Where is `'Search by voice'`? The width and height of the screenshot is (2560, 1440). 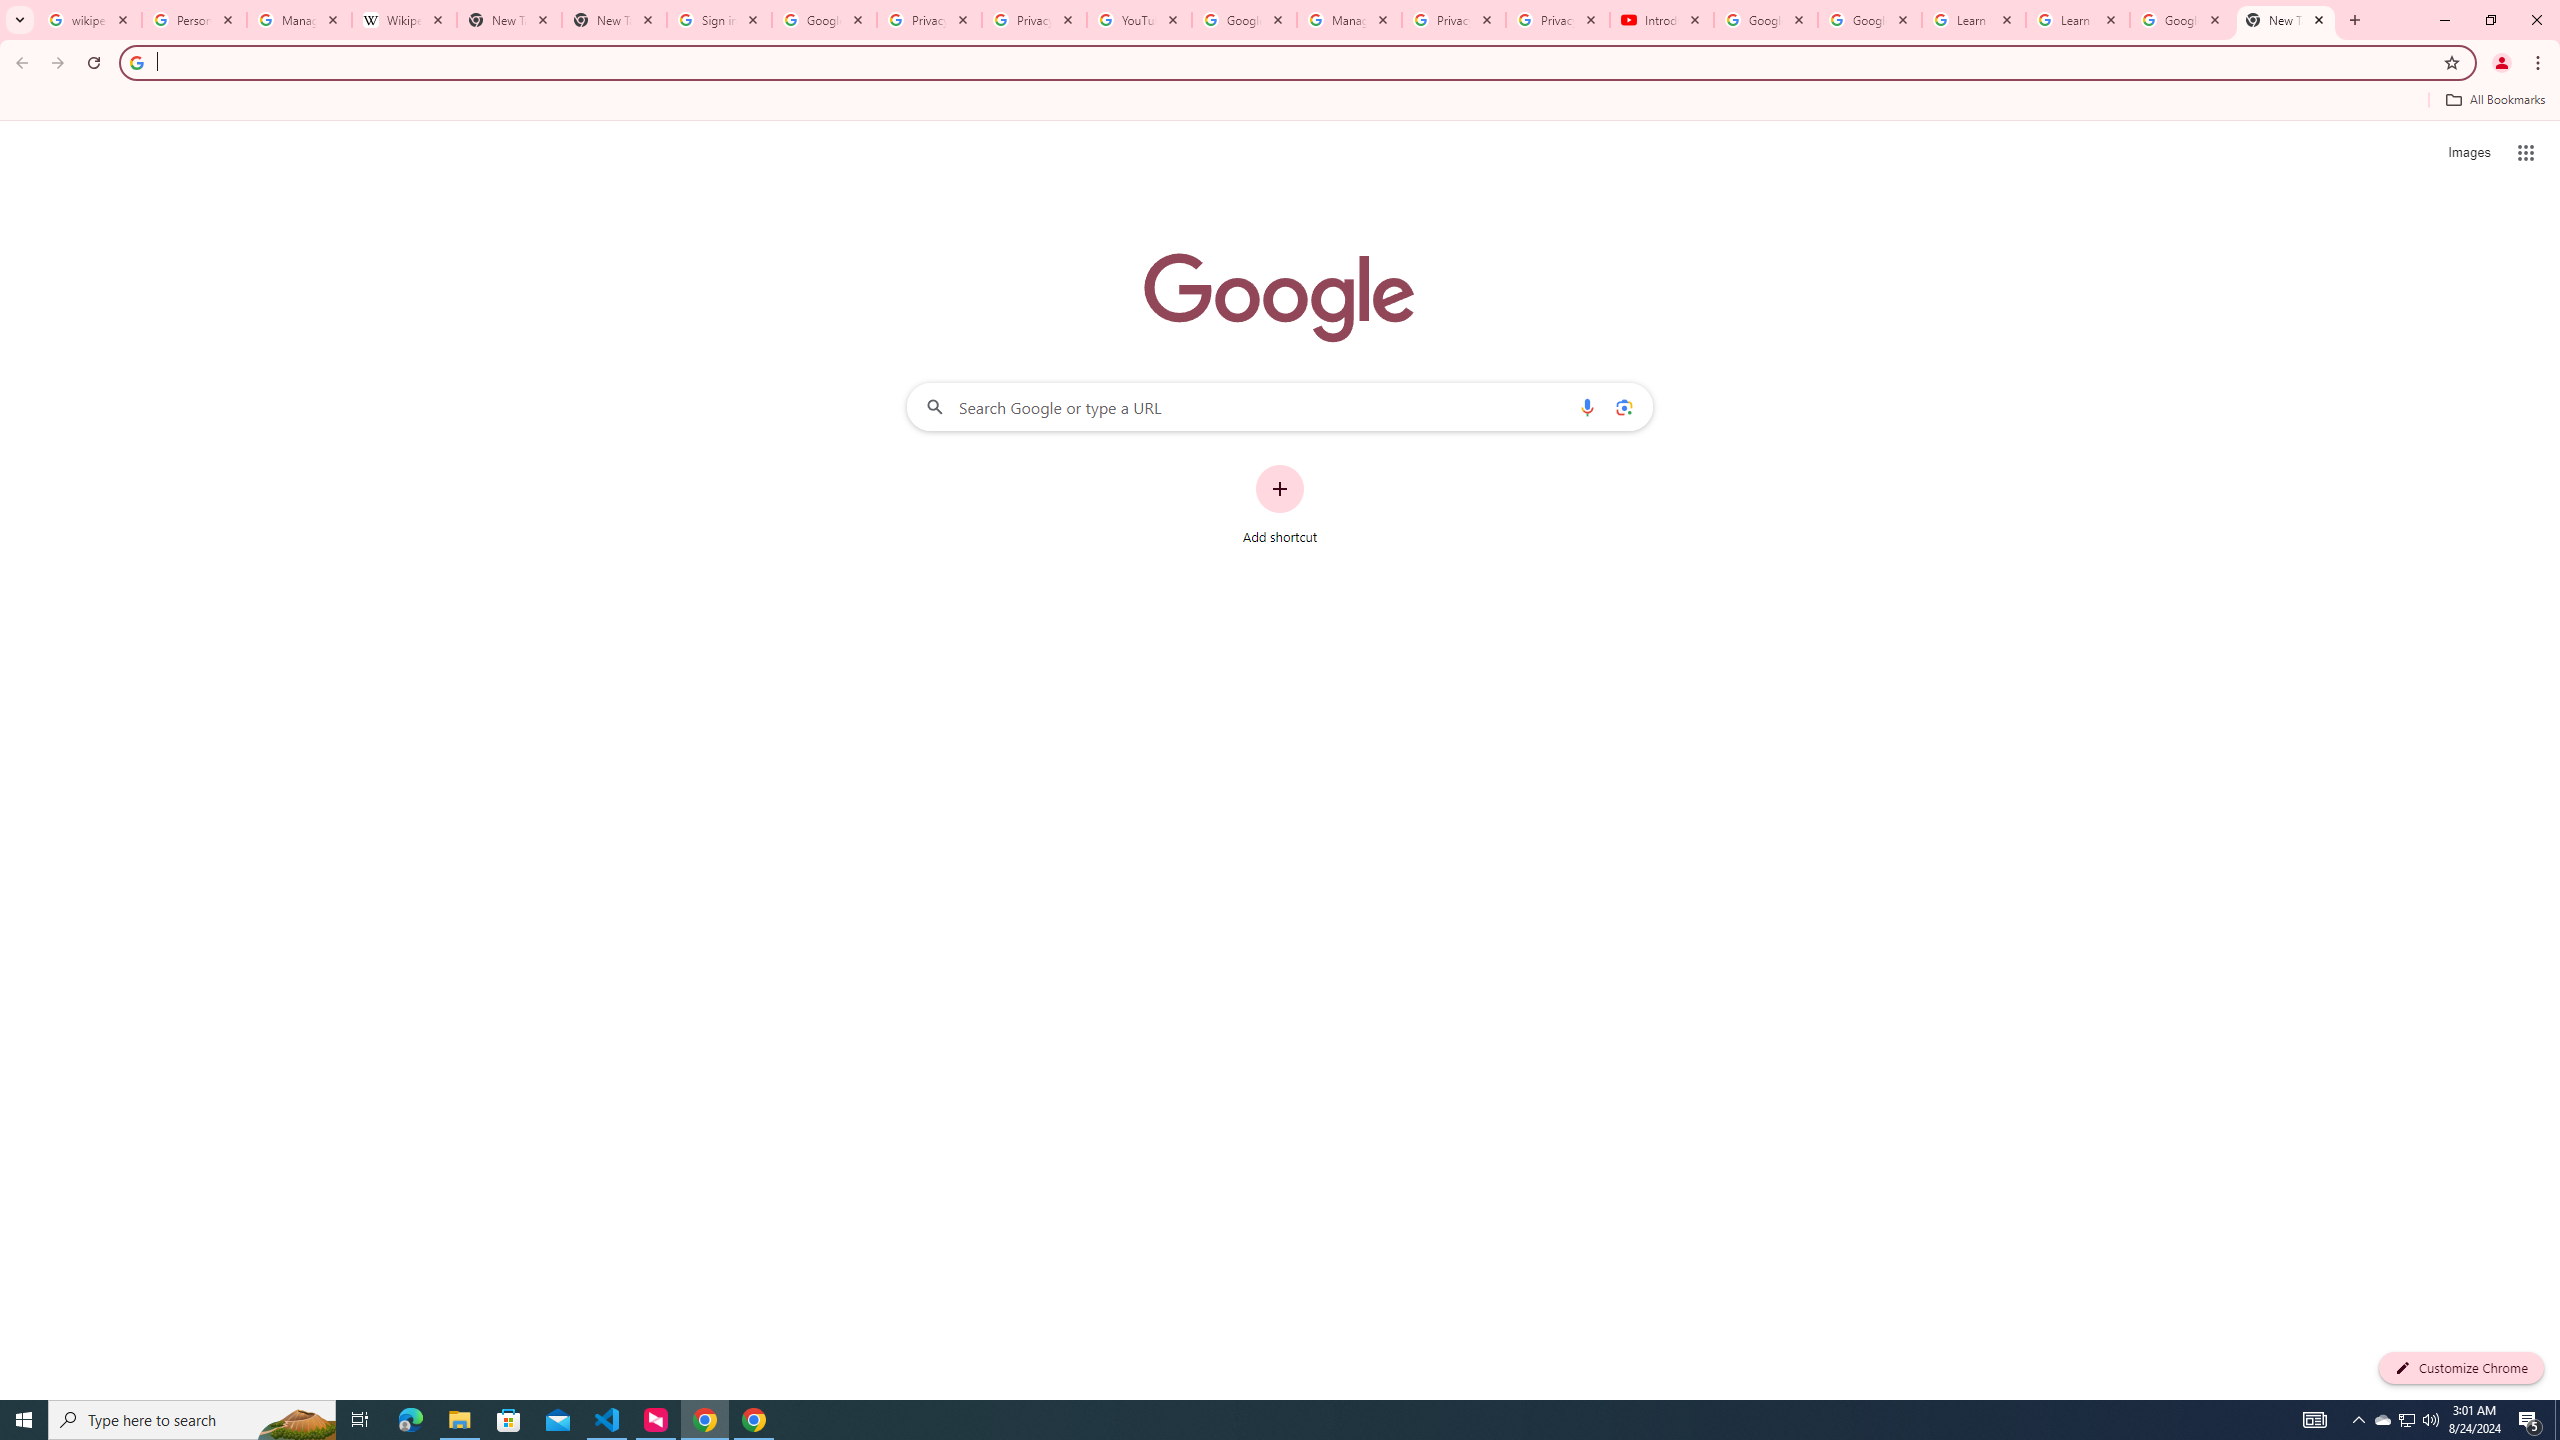 'Search by voice' is located at coordinates (1586, 405).